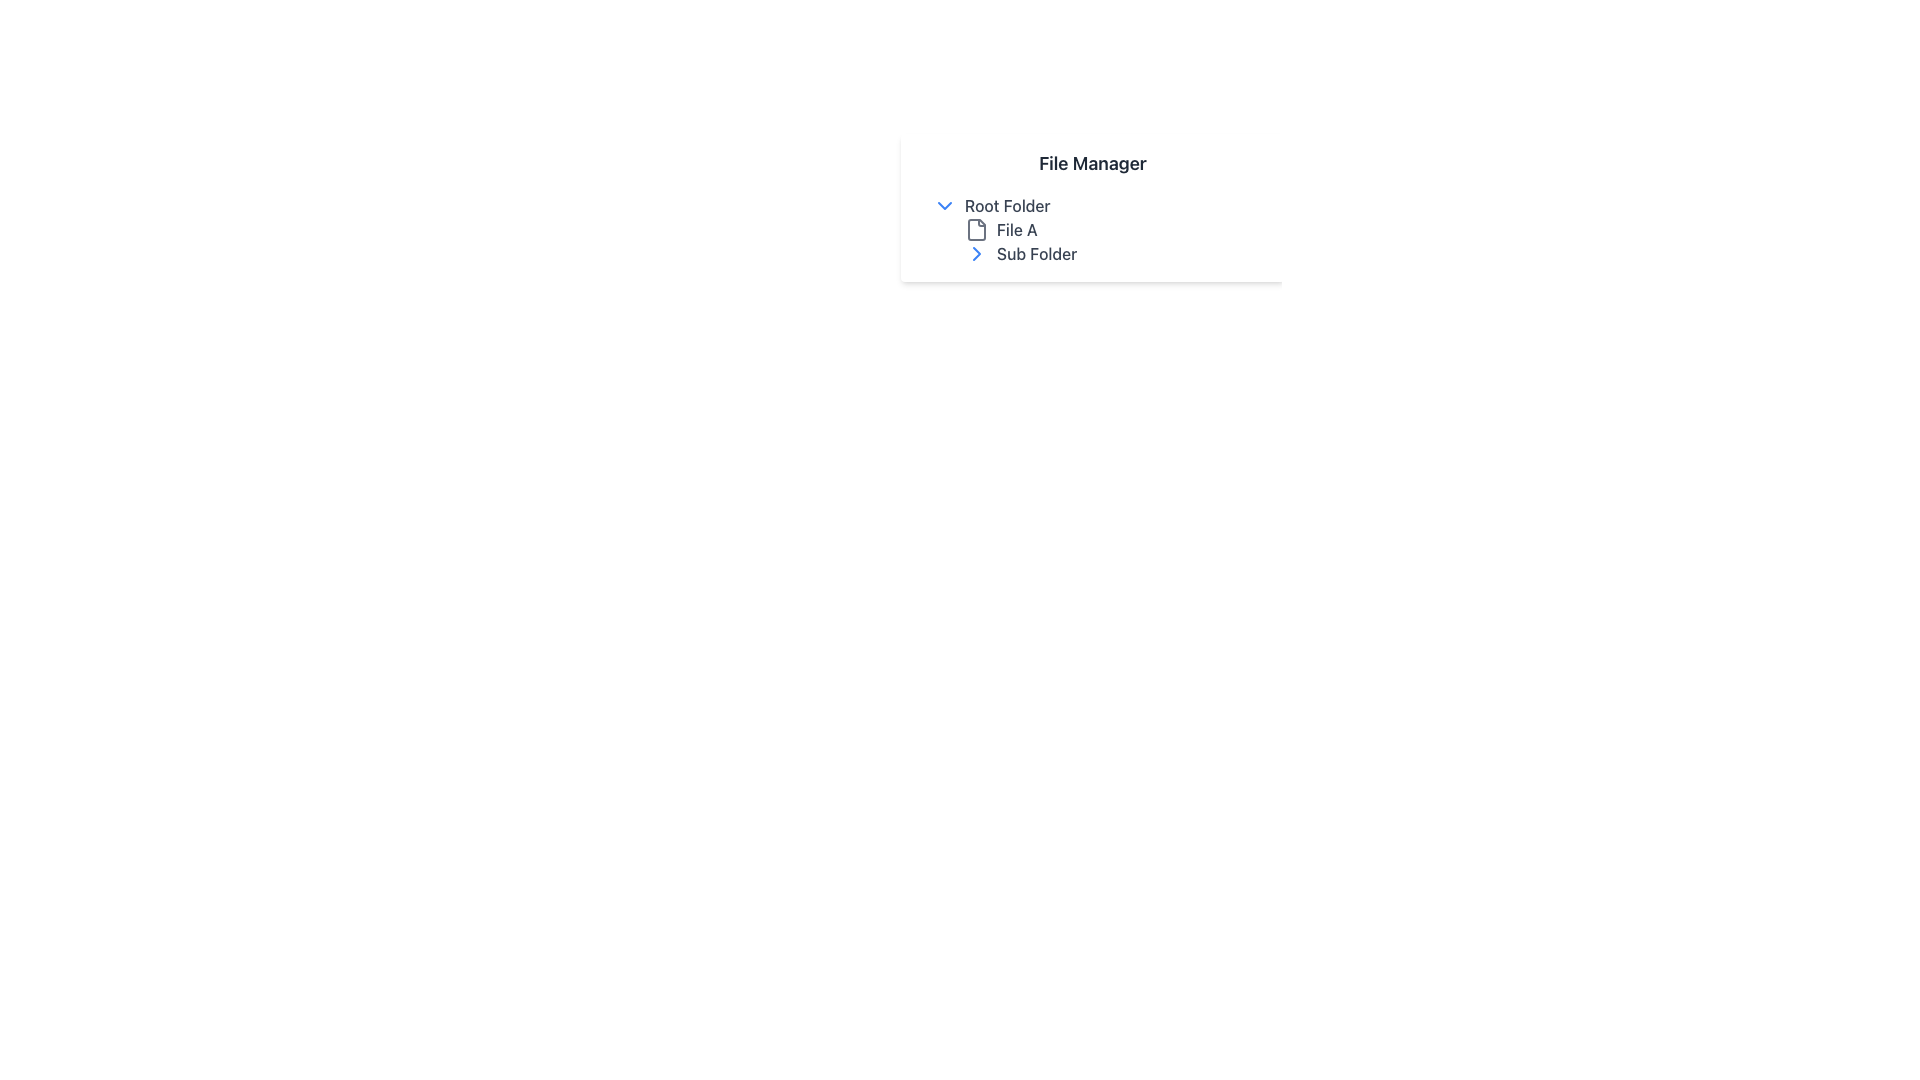 The height and width of the screenshot is (1080, 1920). I want to click on the document file icon located to the left of the 'File A' label, so click(977, 229).